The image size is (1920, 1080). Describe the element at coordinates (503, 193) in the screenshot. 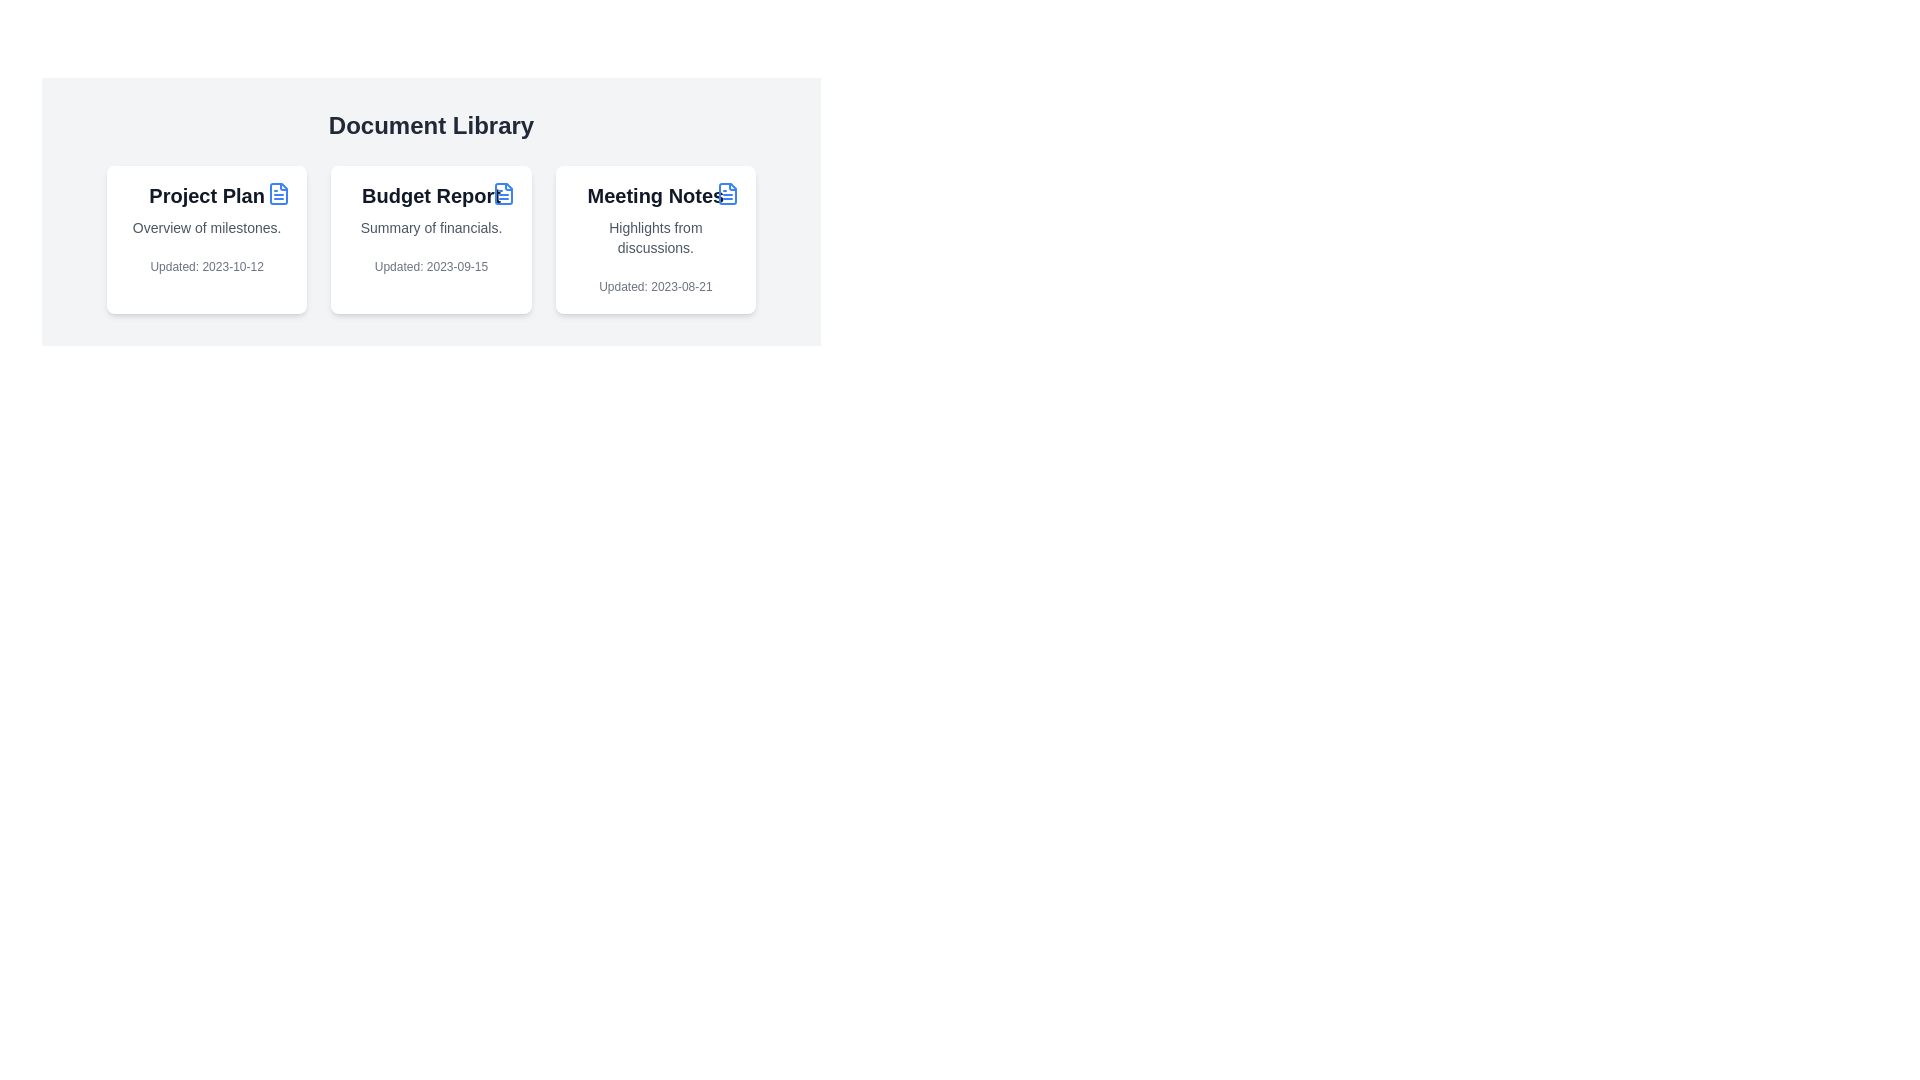

I see `the graphical icon representing the file document associated with the 'Budget Report' located adjacent to the 'Budget Report' title in the middle card of the Document Library layout` at that location.